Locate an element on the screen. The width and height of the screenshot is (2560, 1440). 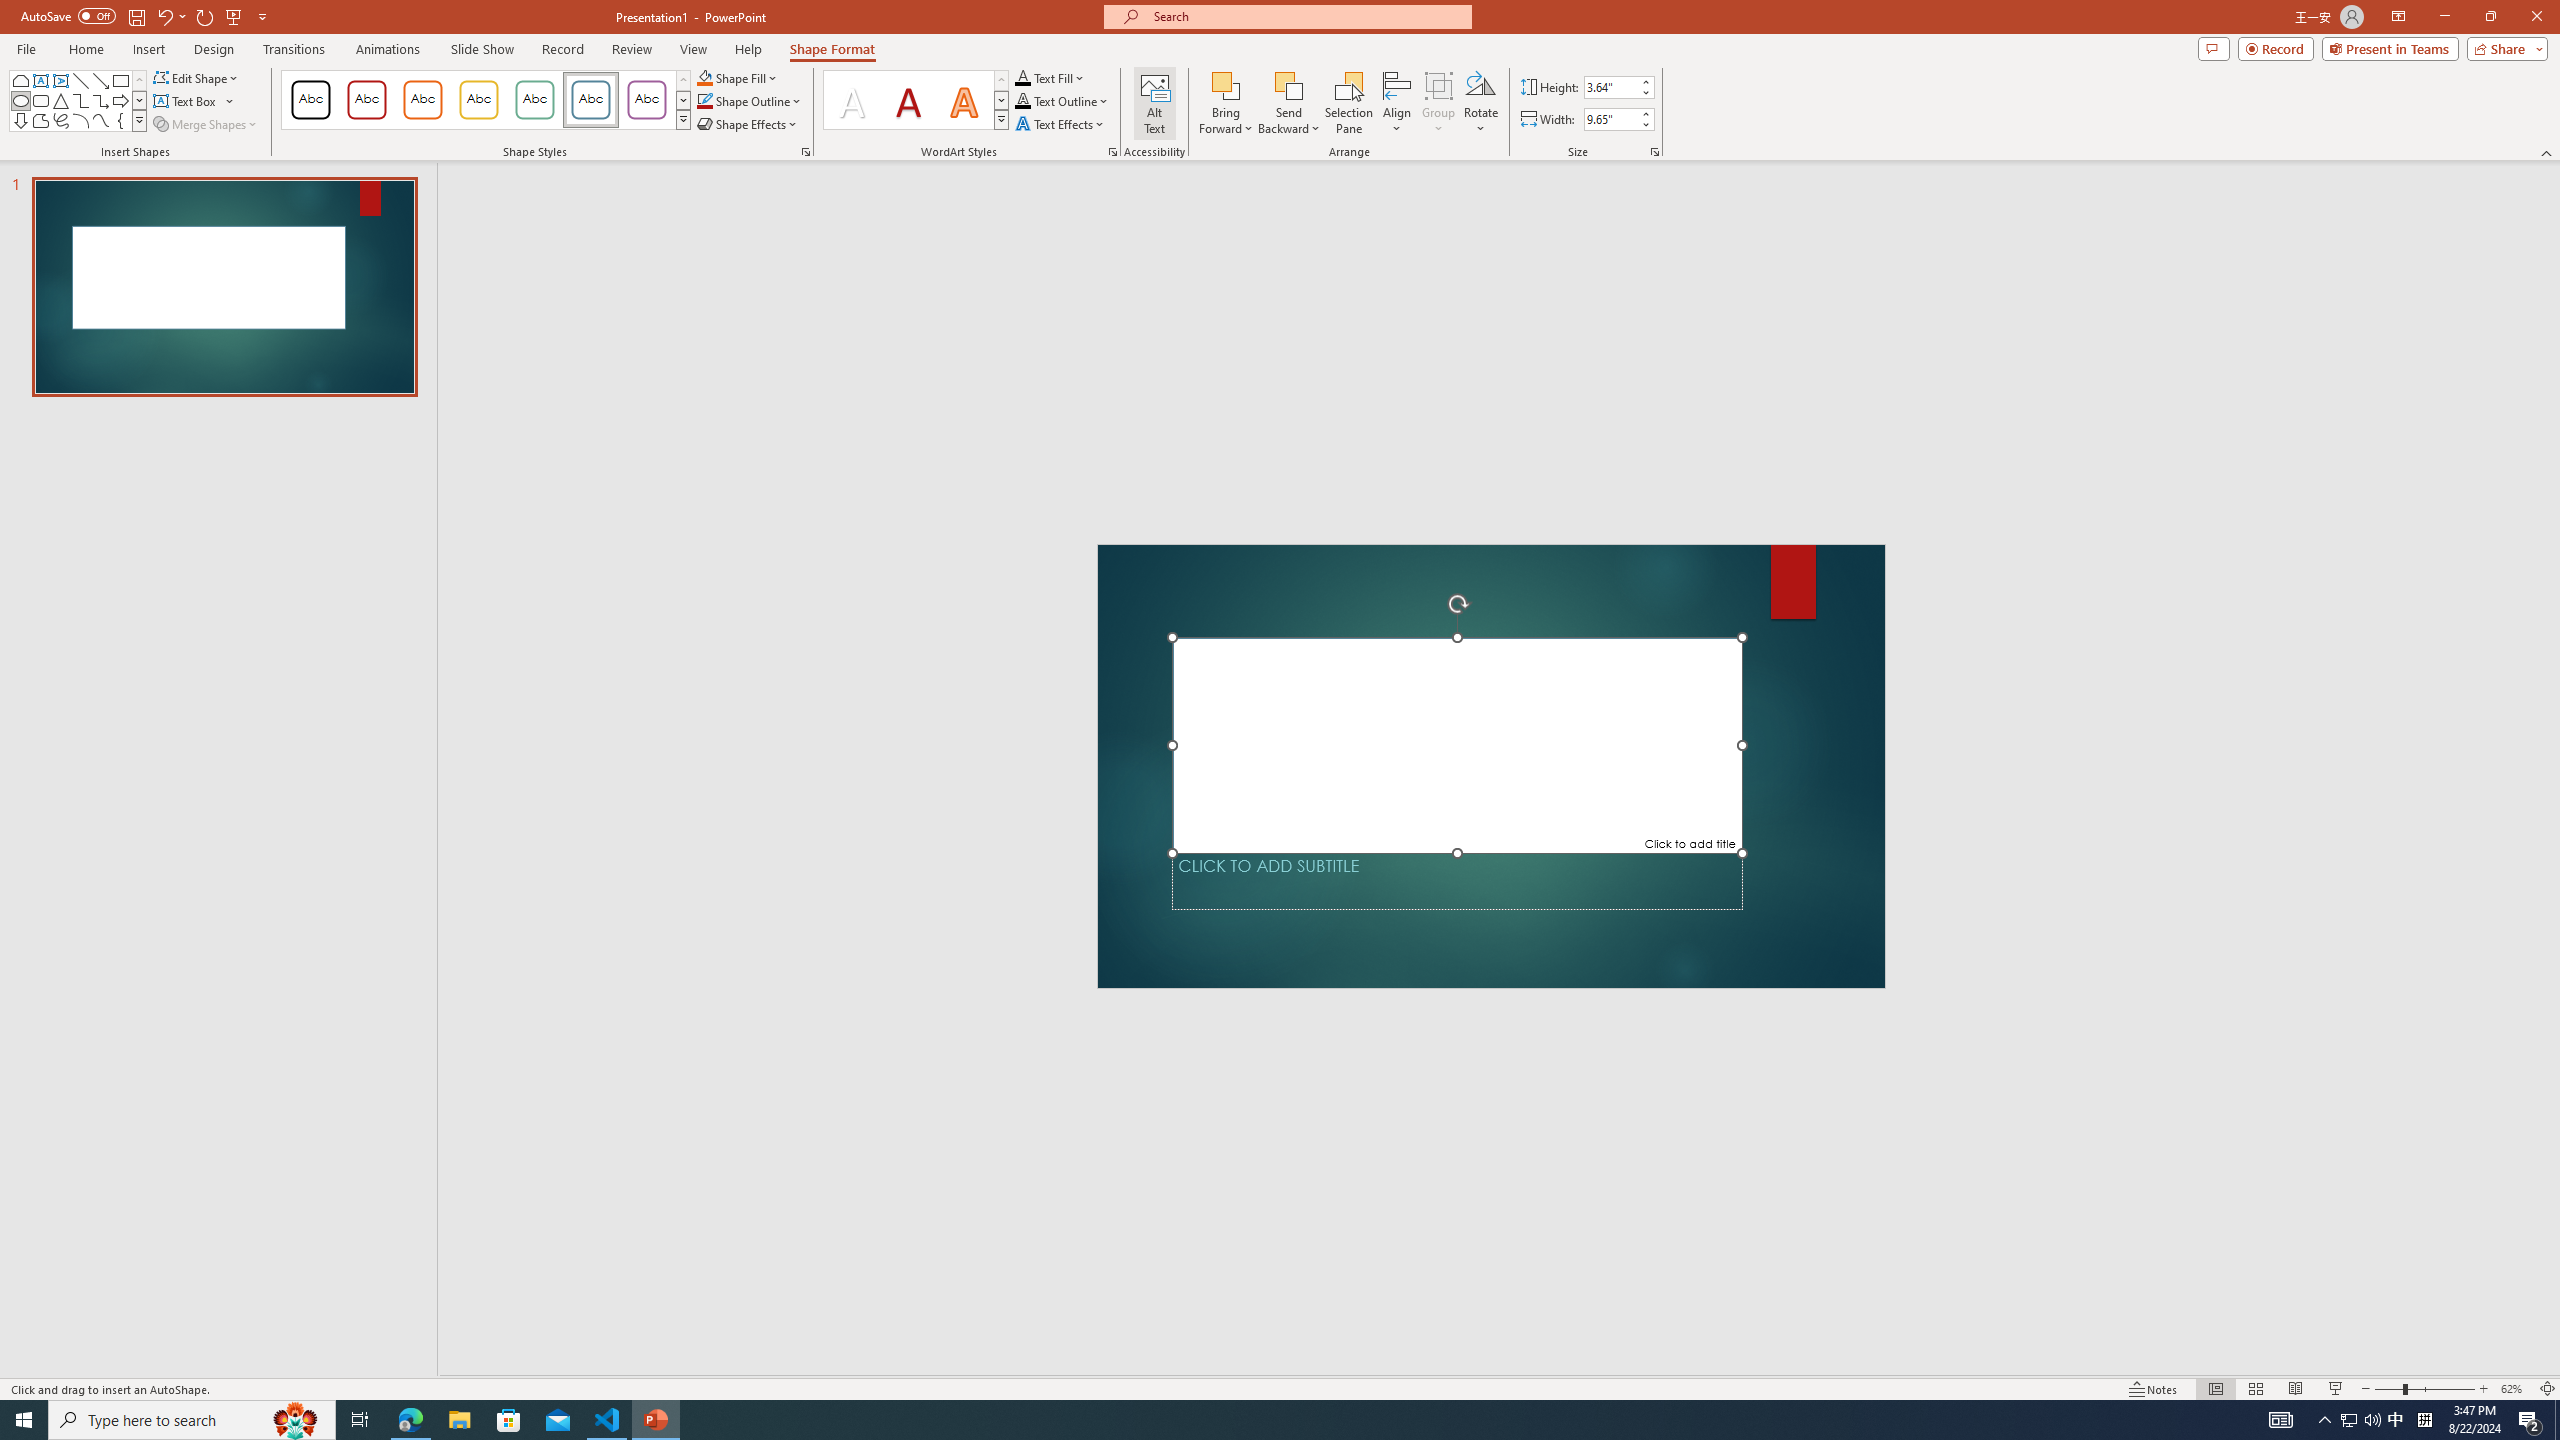
'Isosceles Triangle' is located at coordinates (61, 99).